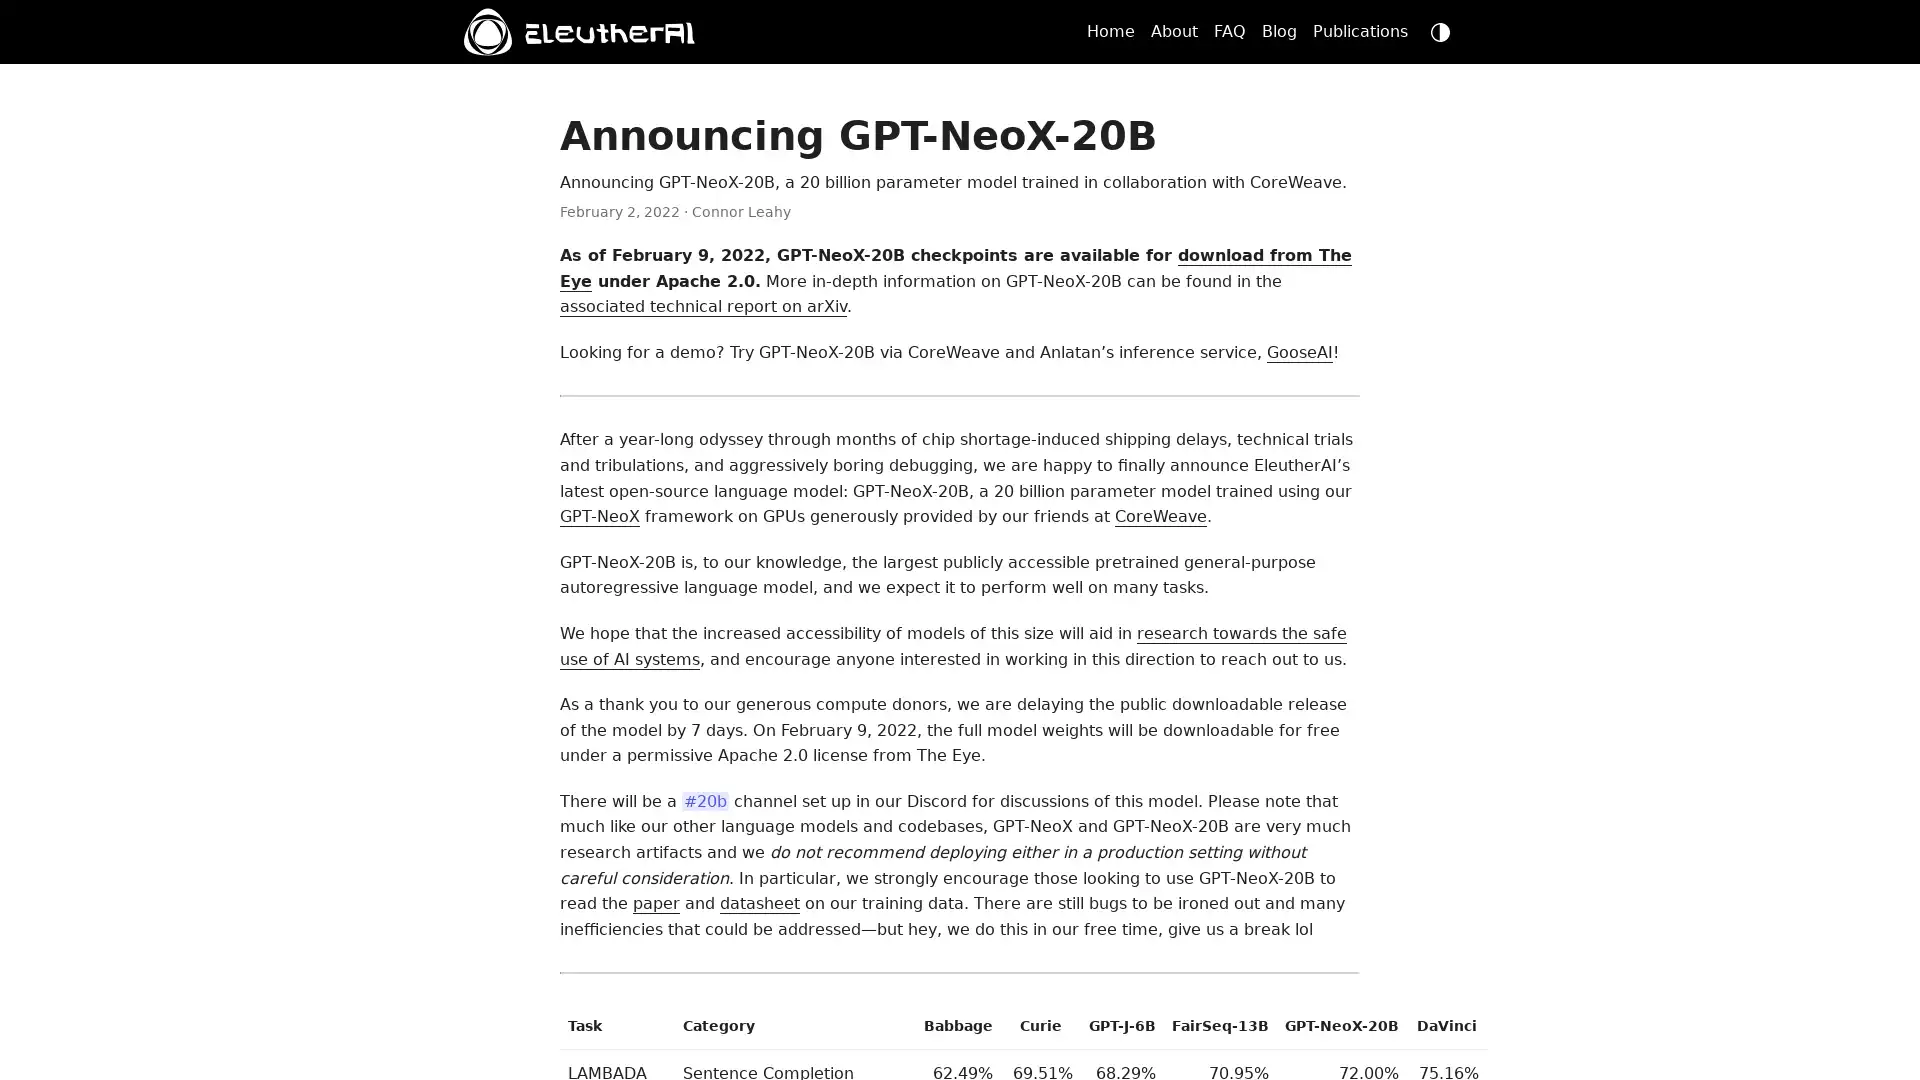 The width and height of the screenshot is (1920, 1080). I want to click on dark mode switch button, so click(1440, 31).